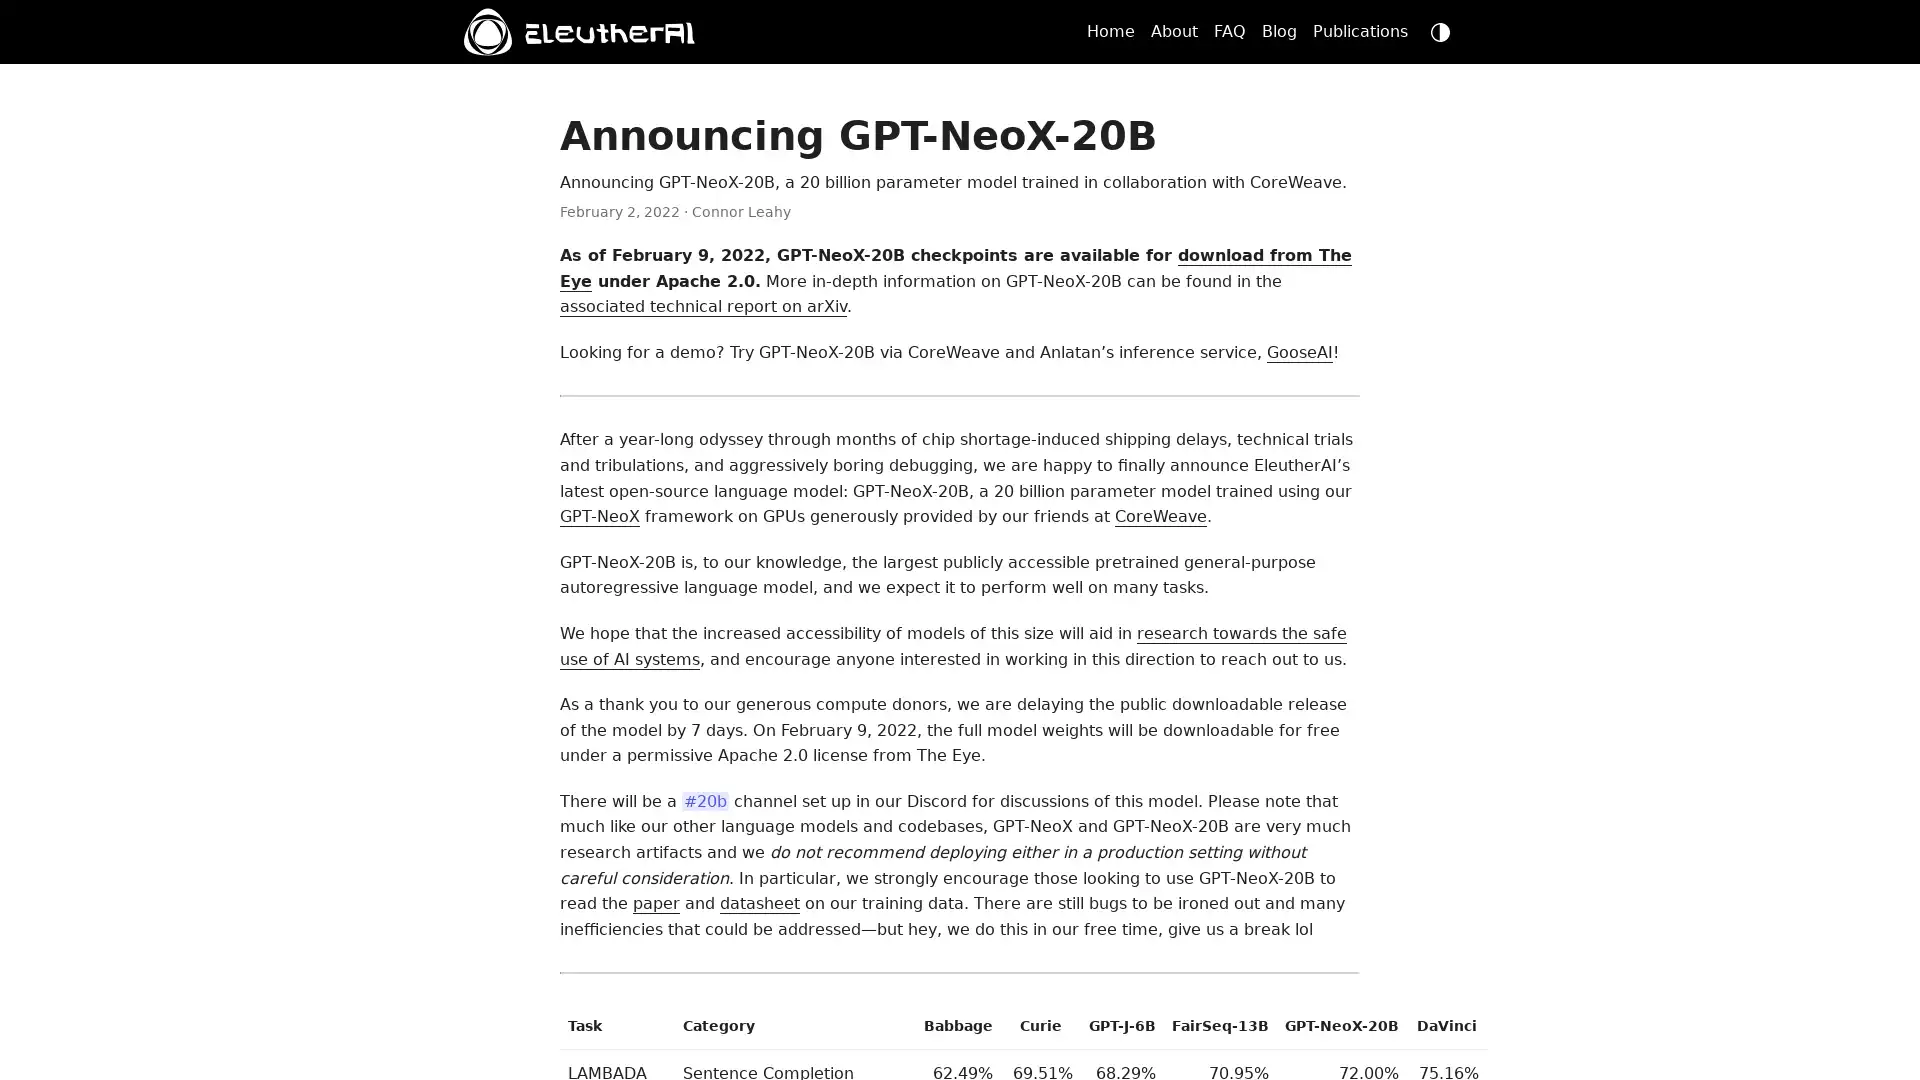 The width and height of the screenshot is (1920, 1080). I want to click on dark mode switch button, so click(1440, 31).